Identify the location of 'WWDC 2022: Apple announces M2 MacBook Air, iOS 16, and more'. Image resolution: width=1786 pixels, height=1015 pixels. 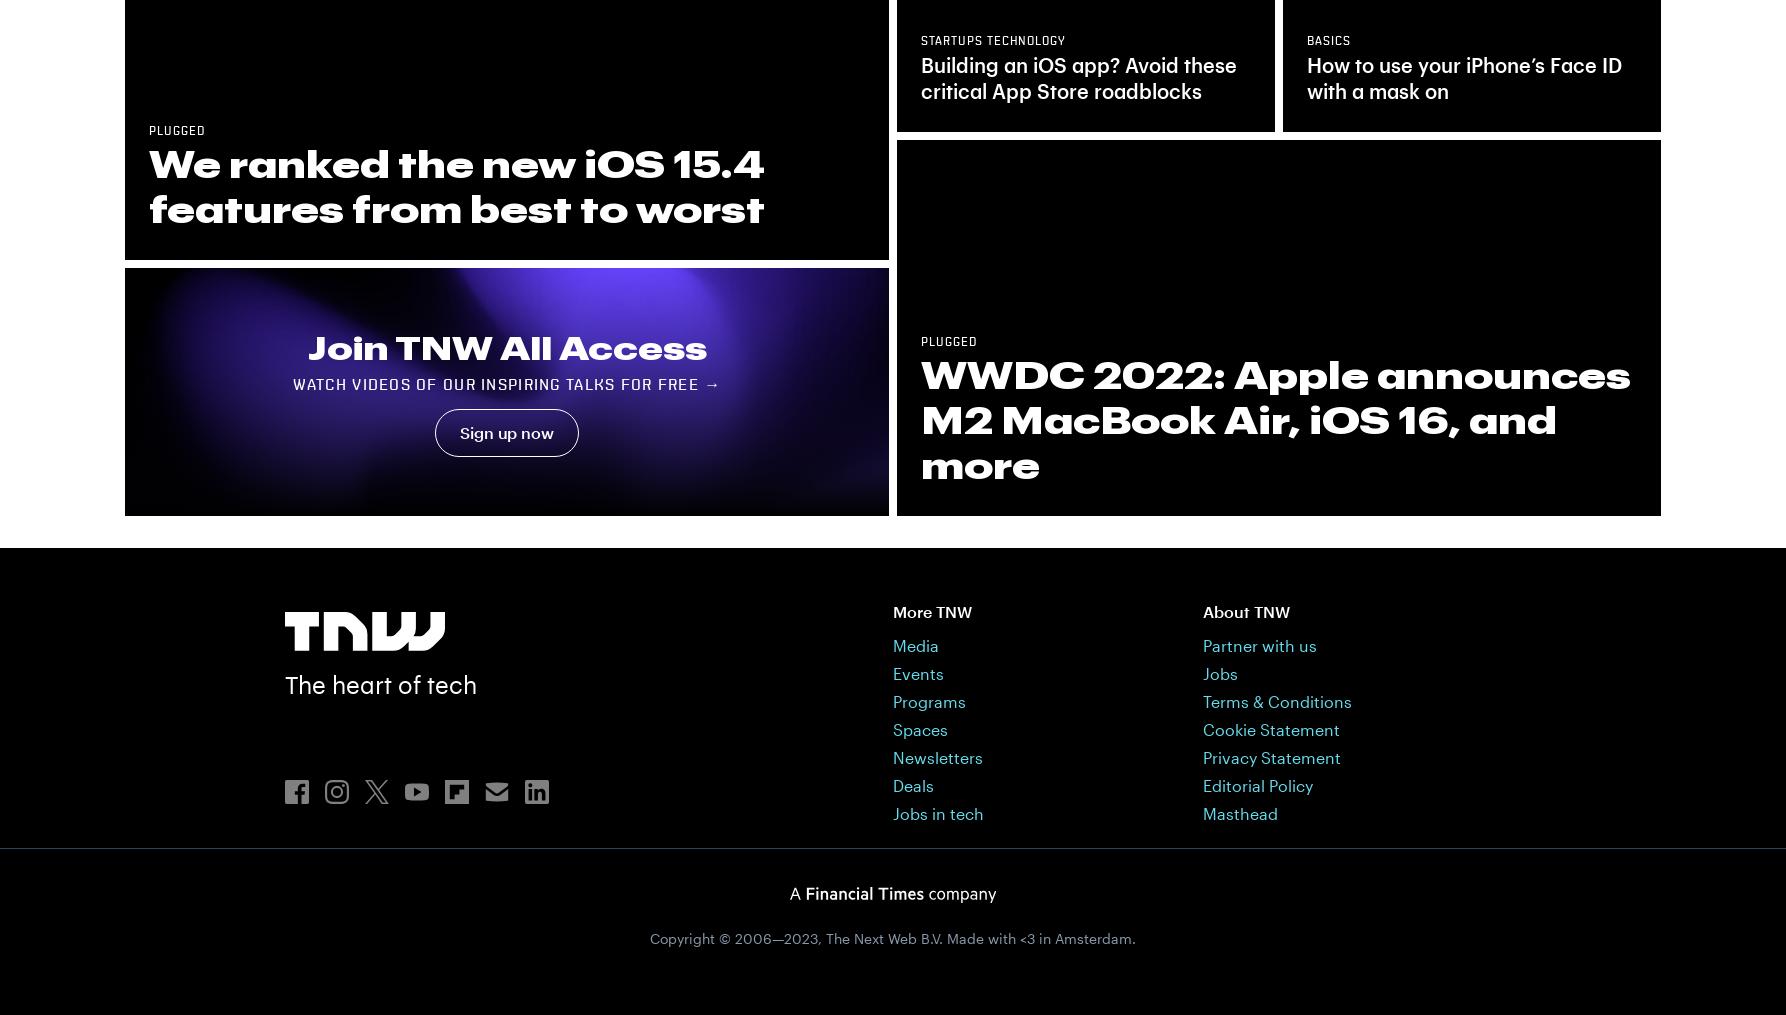
(1275, 418).